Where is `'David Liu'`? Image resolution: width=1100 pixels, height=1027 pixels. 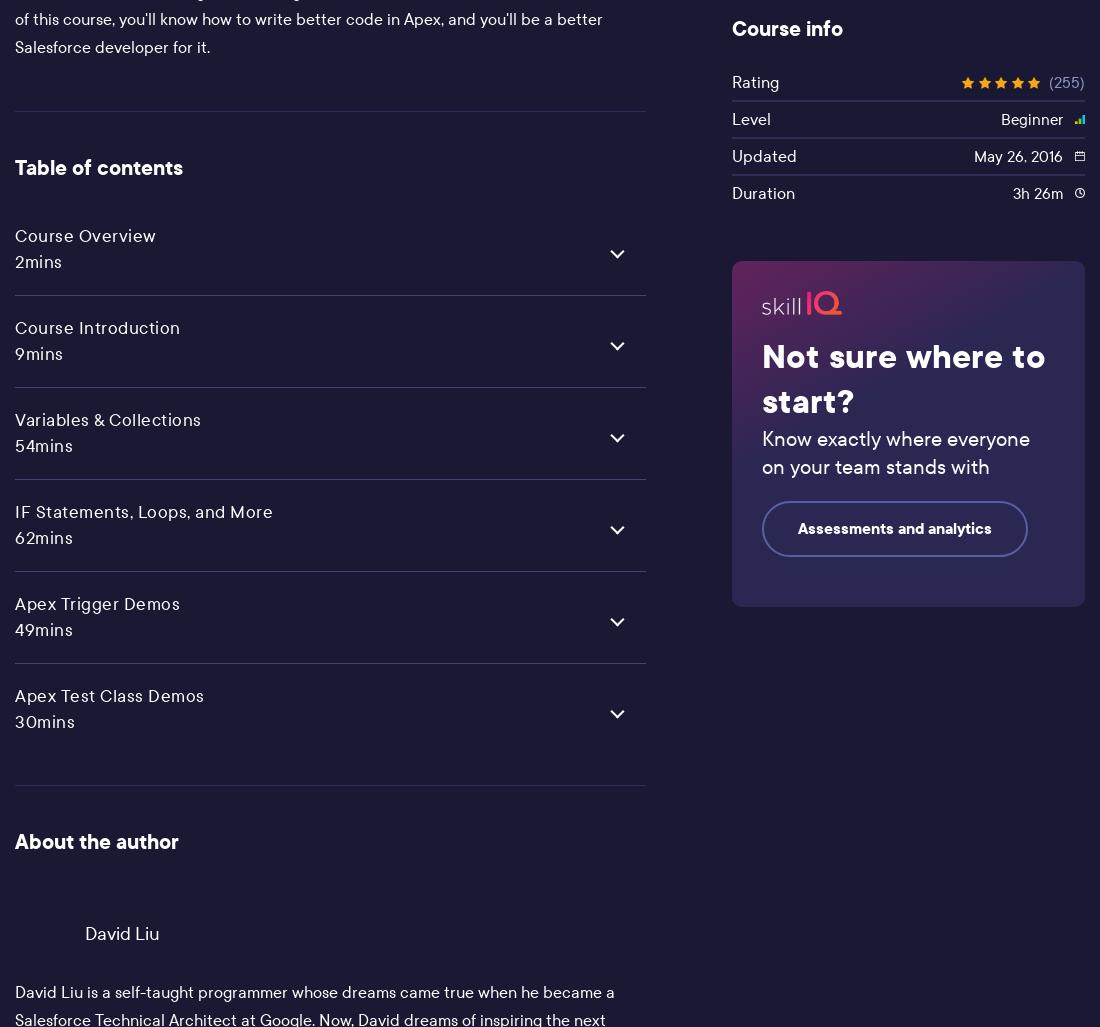 'David Liu' is located at coordinates (122, 932).